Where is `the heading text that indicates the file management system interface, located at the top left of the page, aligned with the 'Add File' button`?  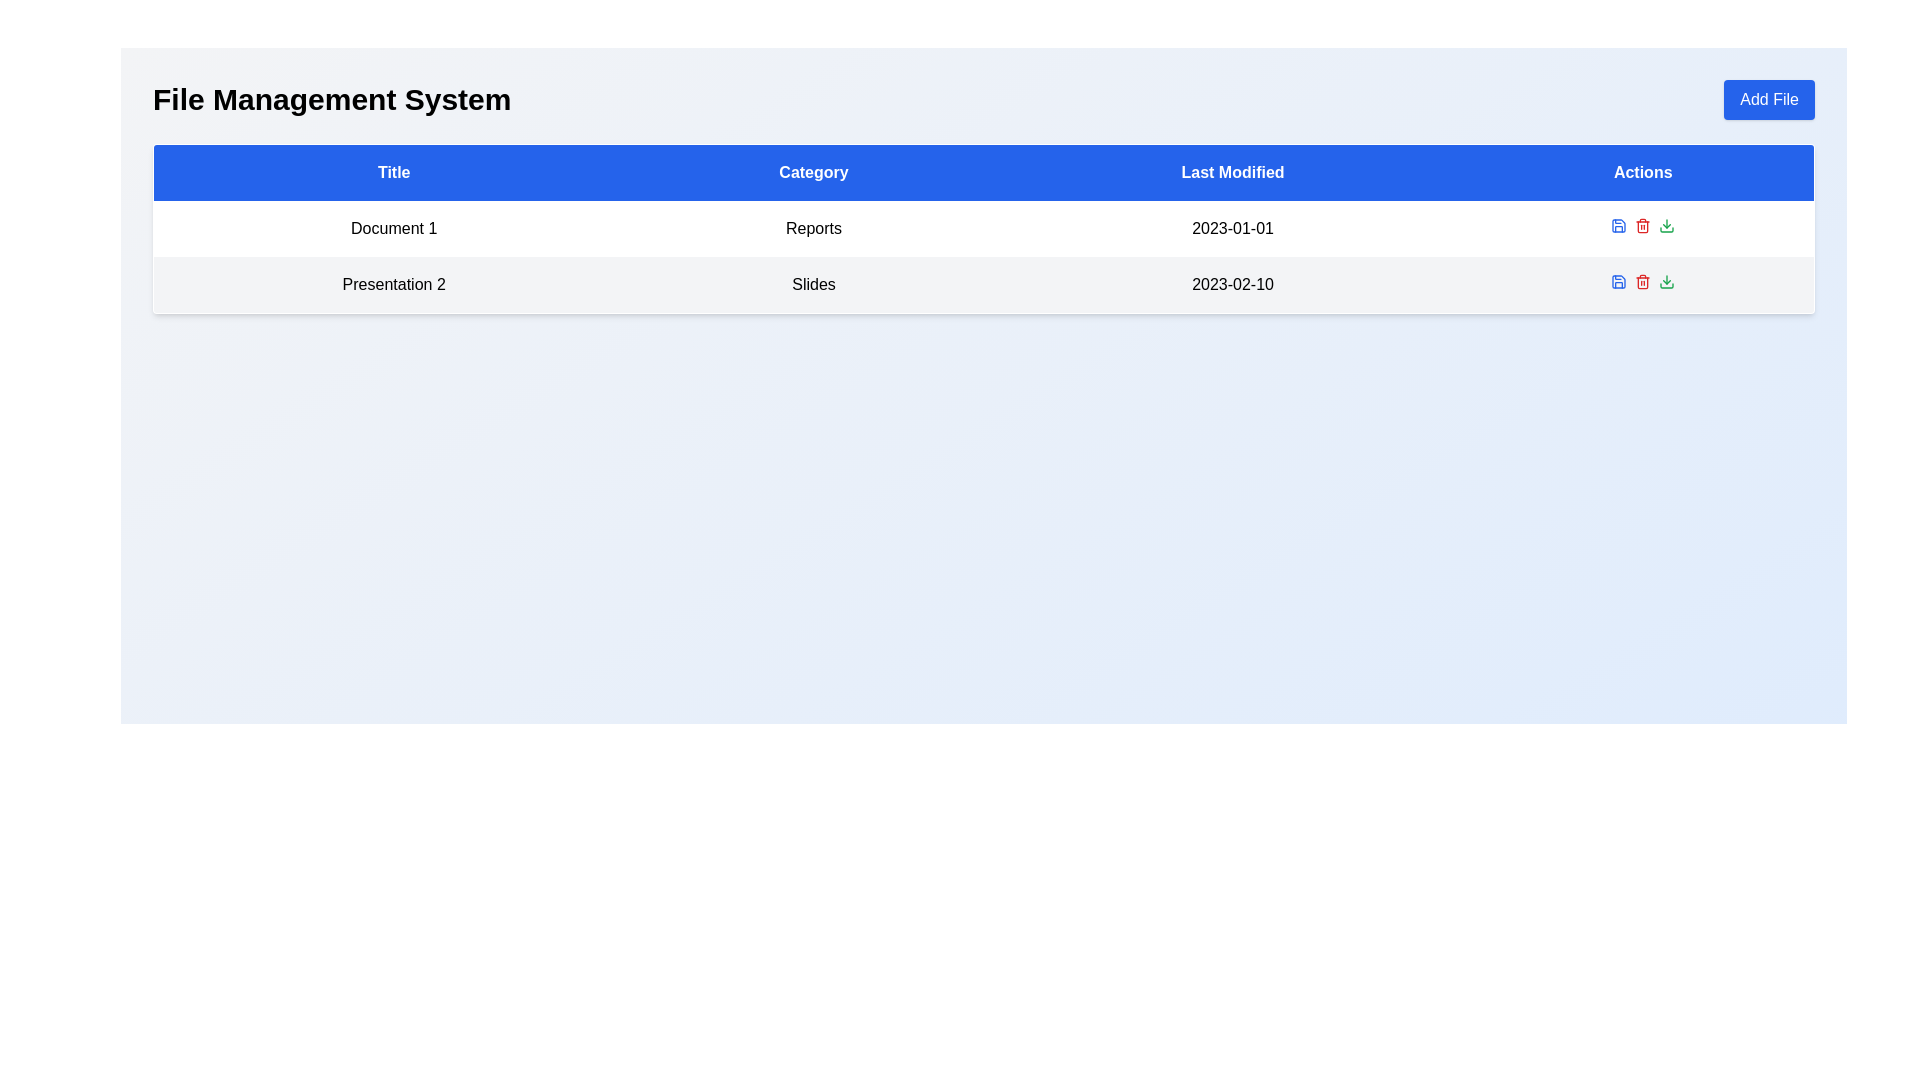
the heading text that indicates the file management system interface, located at the top left of the page, aligned with the 'Add File' button is located at coordinates (332, 100).